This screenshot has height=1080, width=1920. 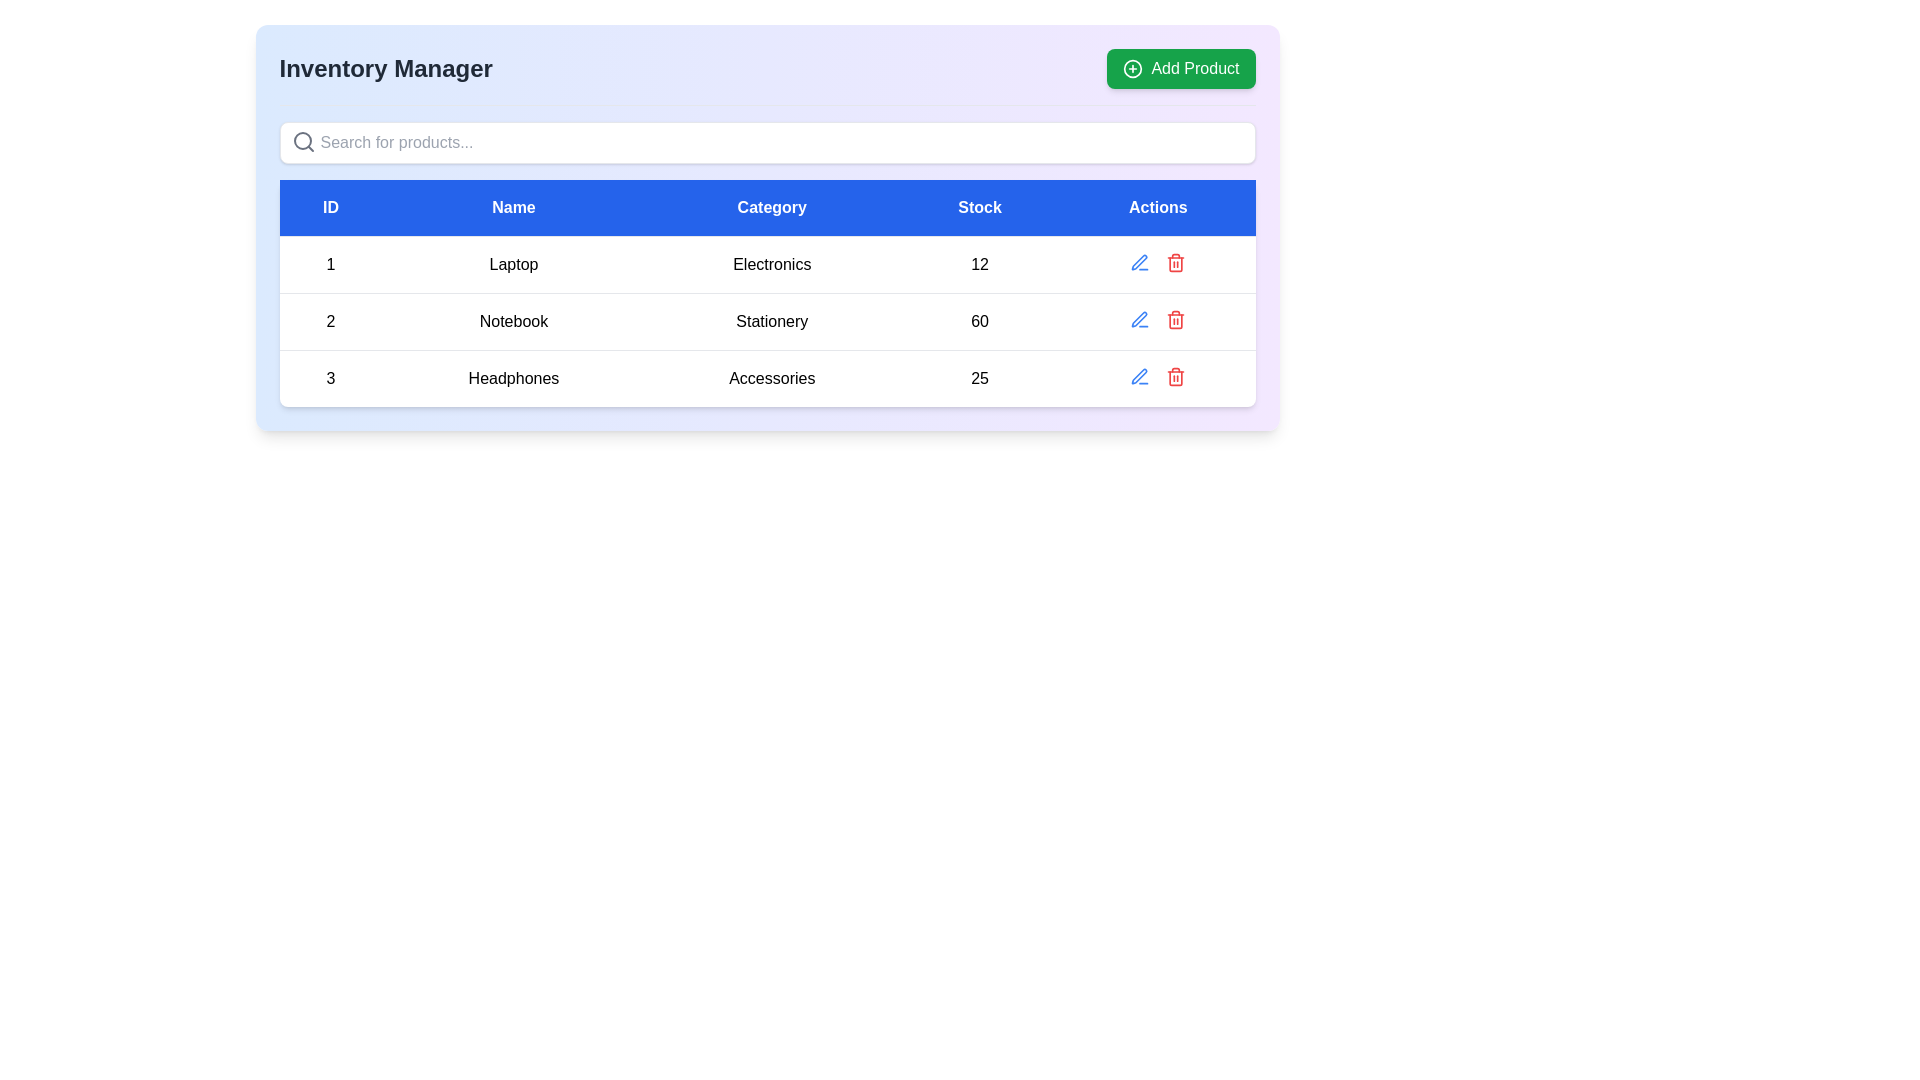 I want to click on the icon within the 'Add Product' button located at the top-right corner of the interface, enhancing recognition for adding a new product, so click(x=1133, y=68).